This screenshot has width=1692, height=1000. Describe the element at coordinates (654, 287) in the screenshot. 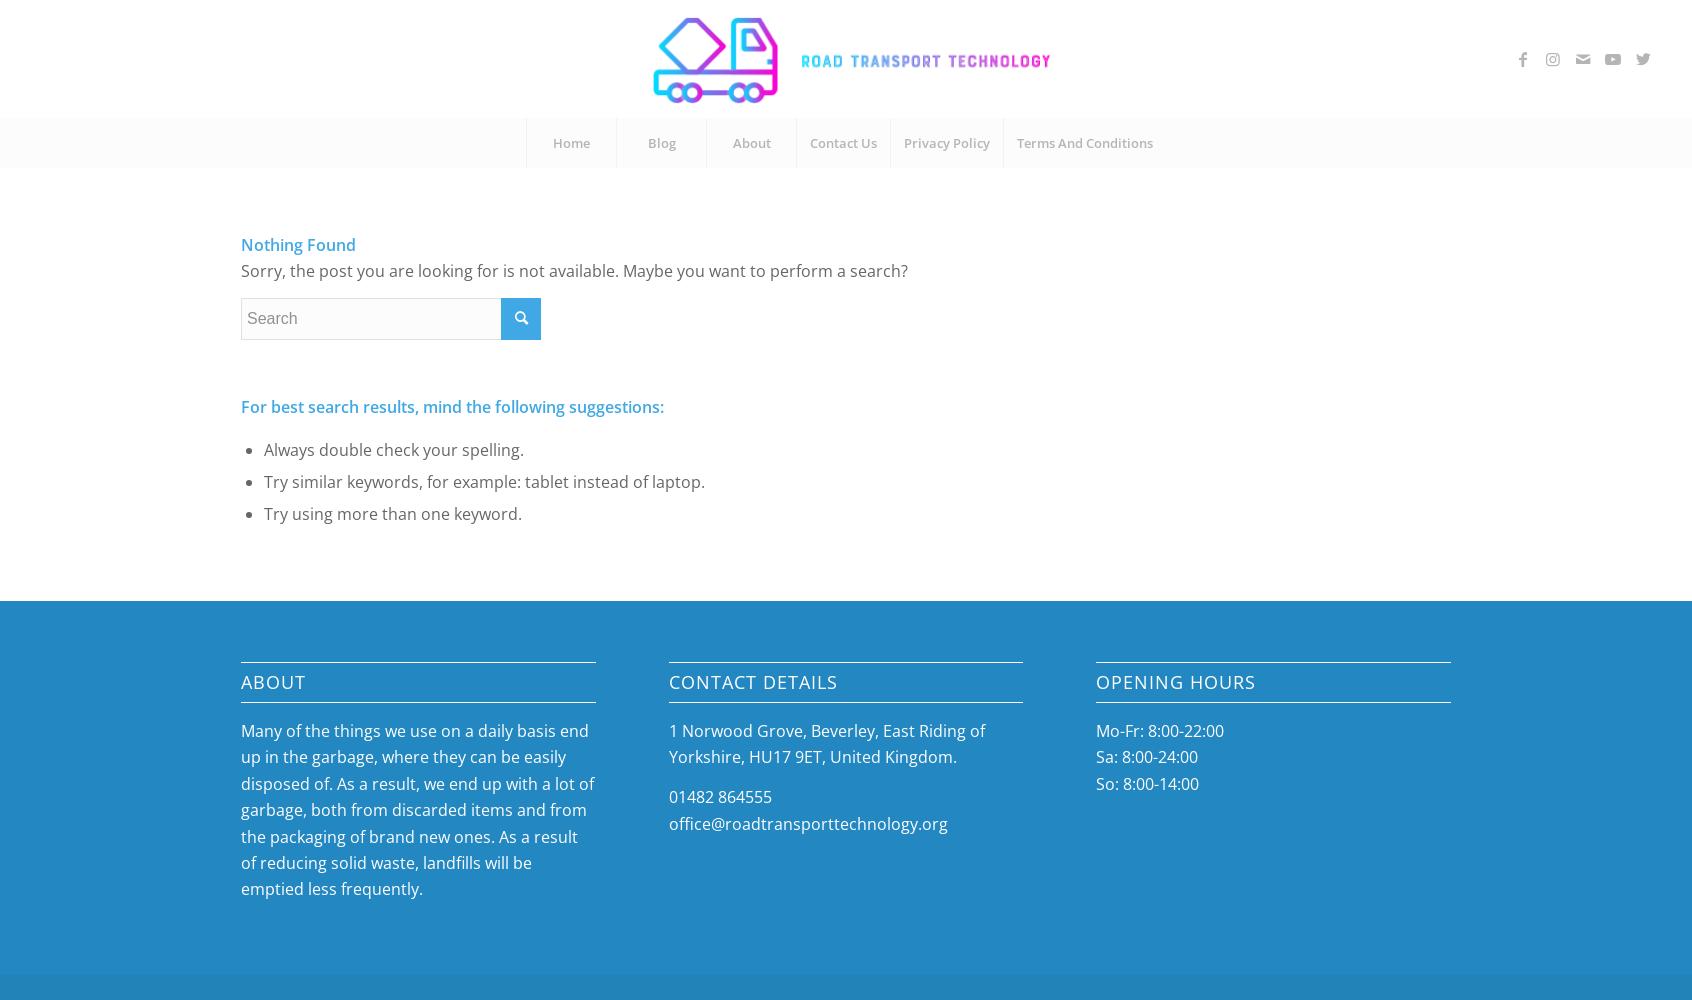

I see `'Landfills'` at that location.